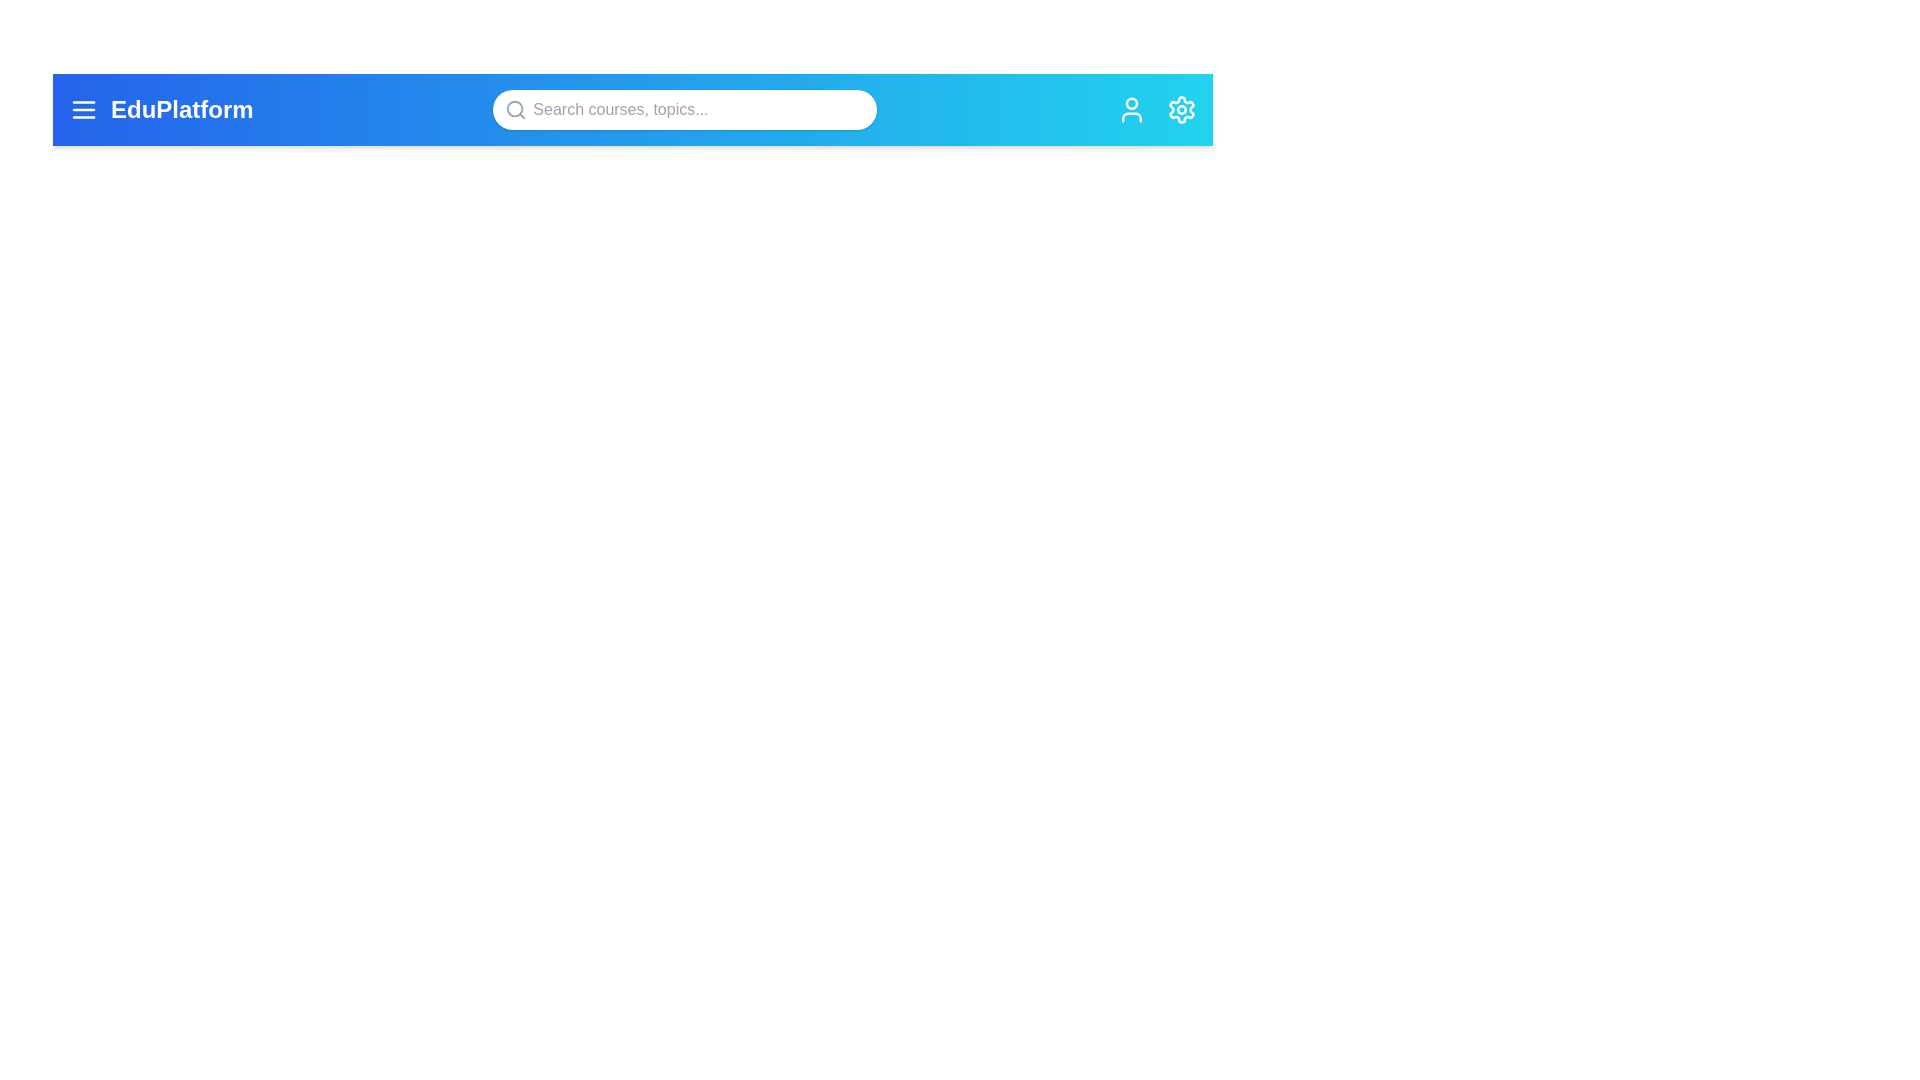 This screenshot has height=1080, width=1920. I want to click on the search bar to activate the text input, so click(685, 110).